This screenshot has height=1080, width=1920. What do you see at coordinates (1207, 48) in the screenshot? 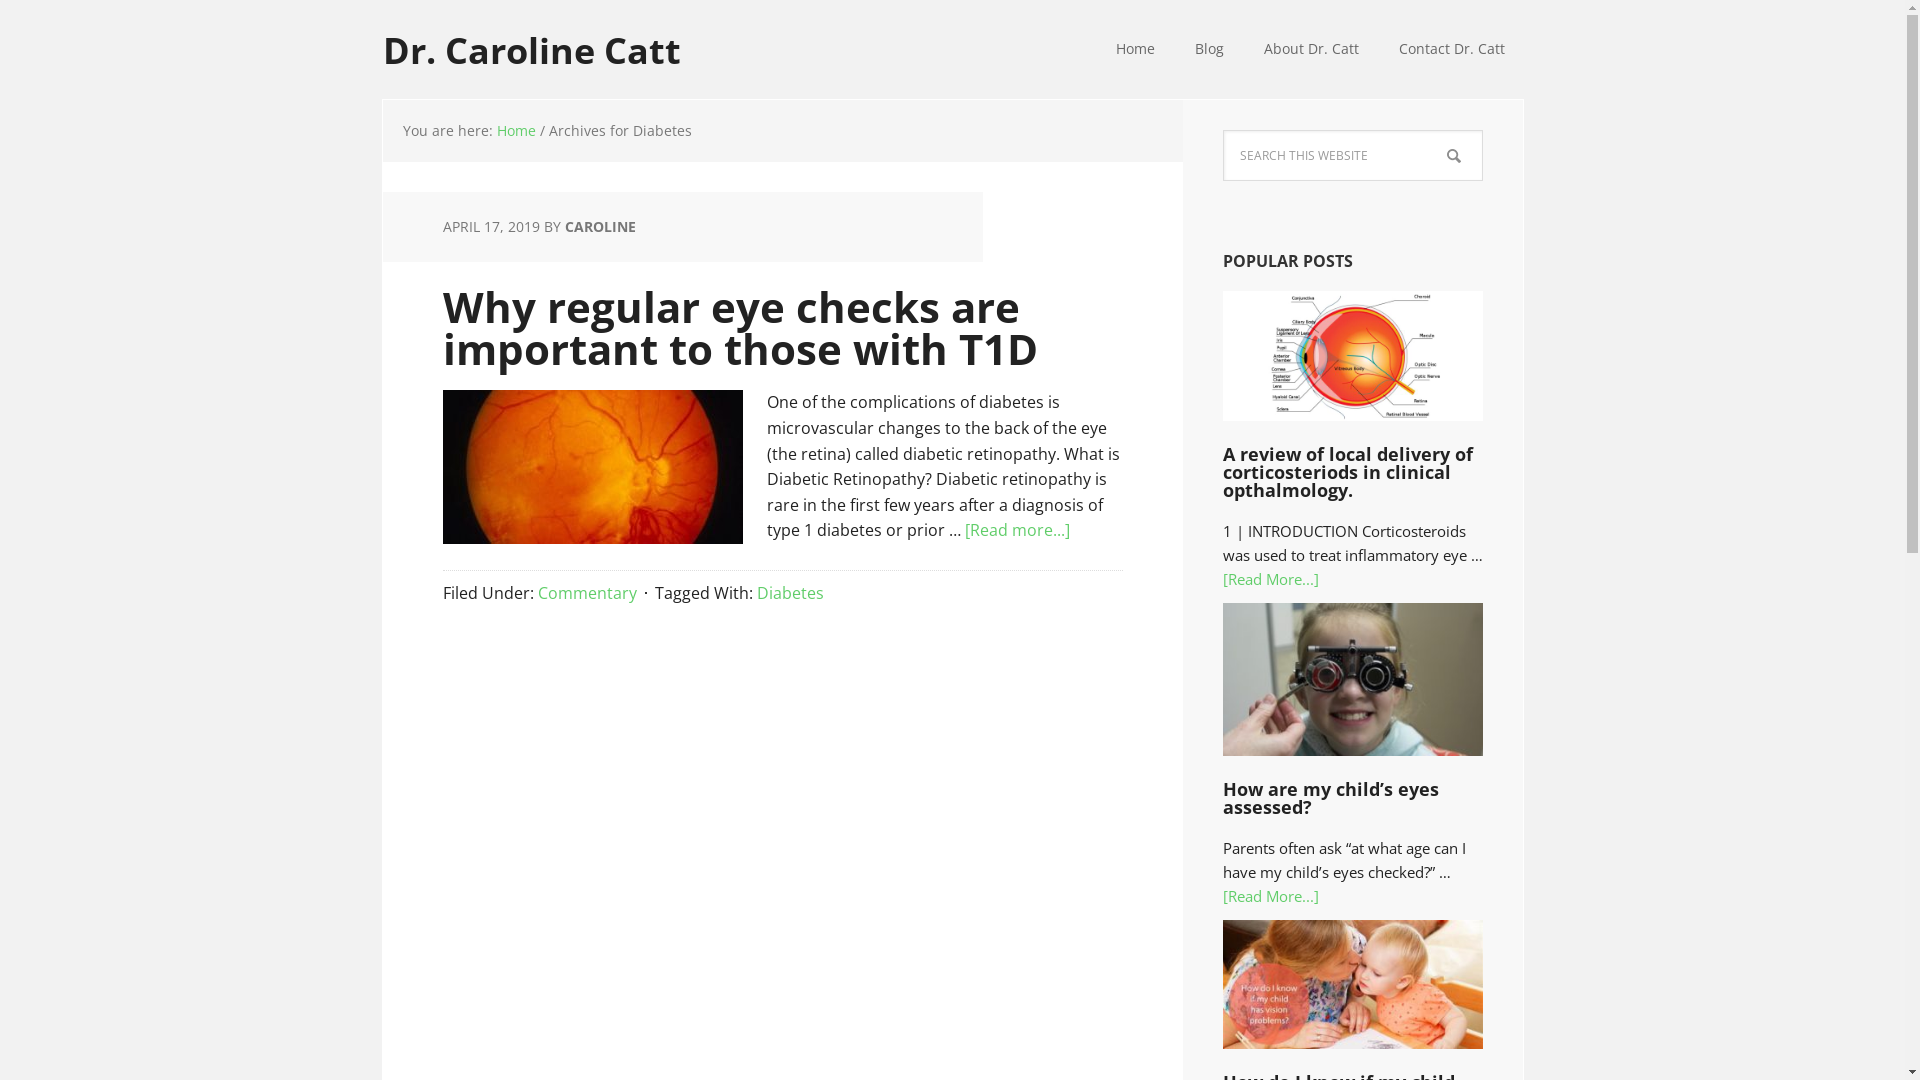
I see `'Blog'` at bounding box center [1207, 48].